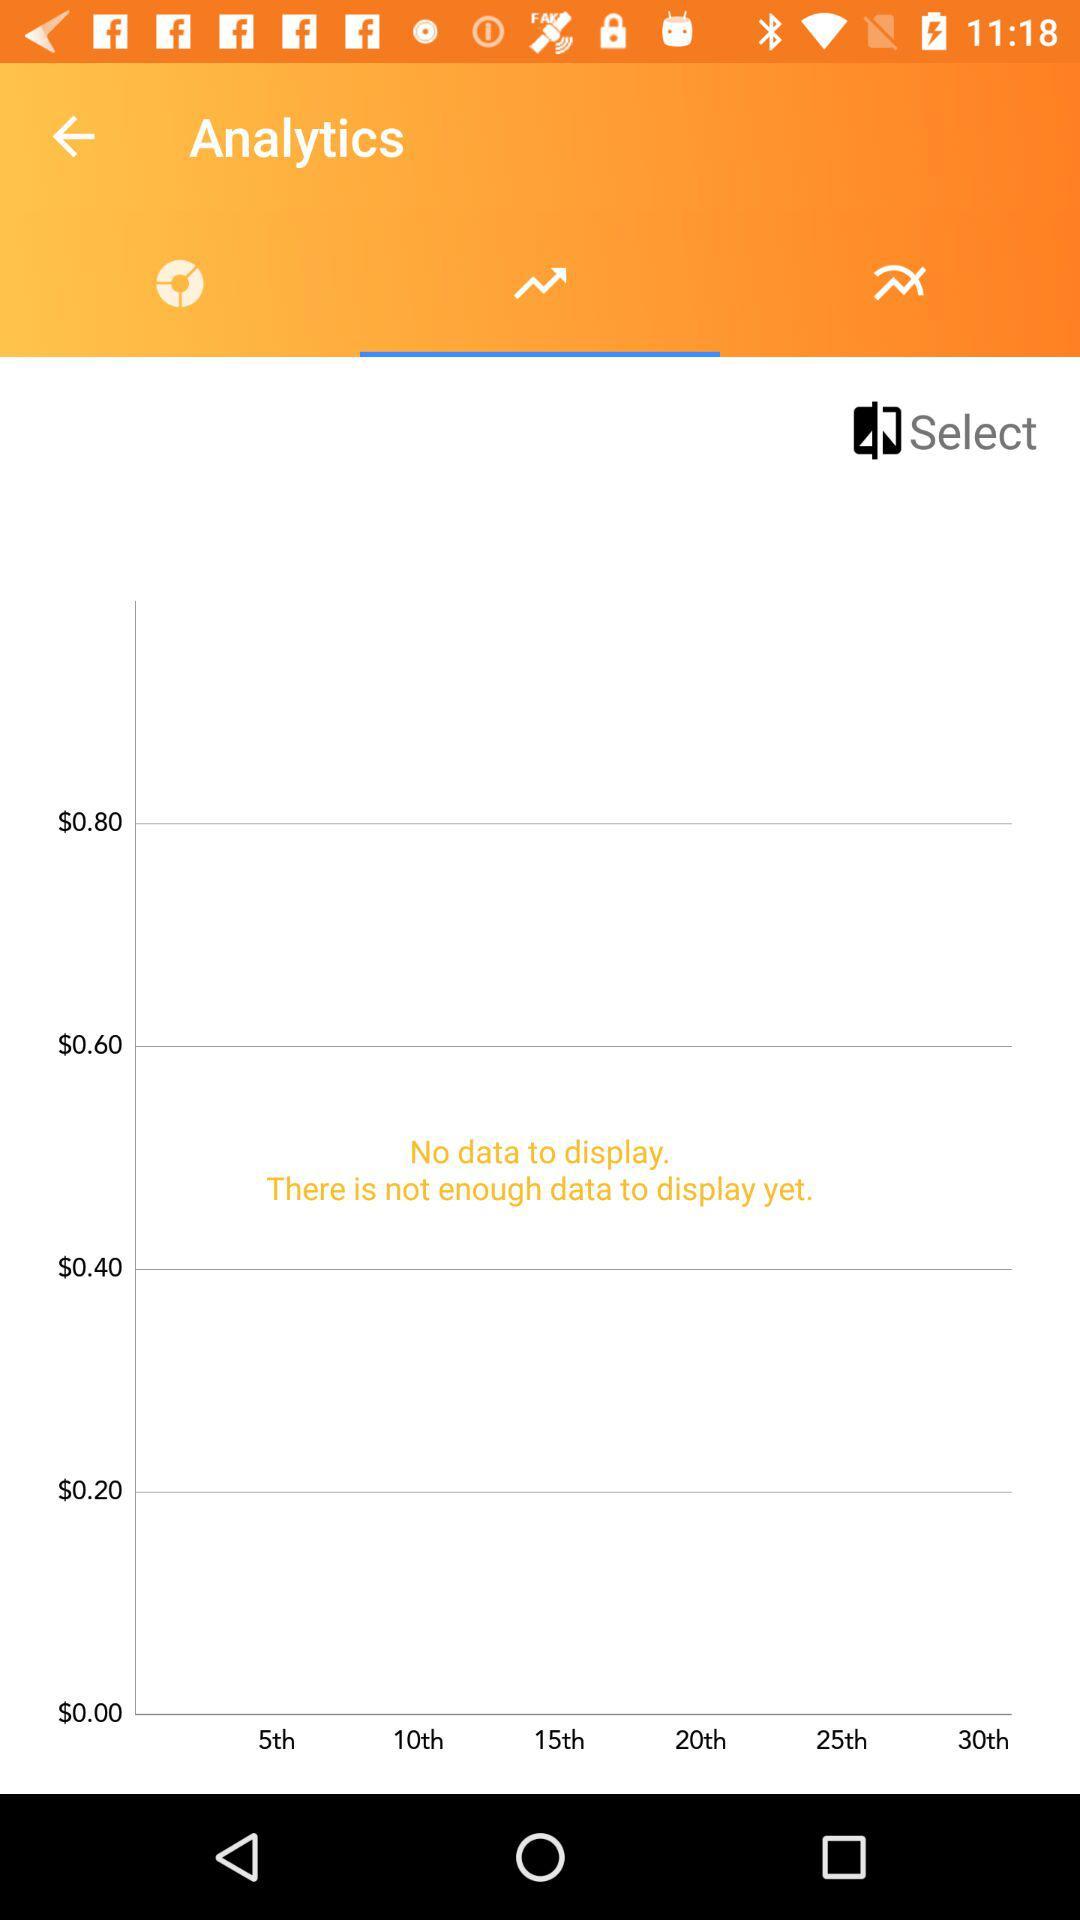 This screenshot has width=1080, height=1920. Describe the element at coordinates (941, 429) in the screenshot. I see `select icon` at that location.